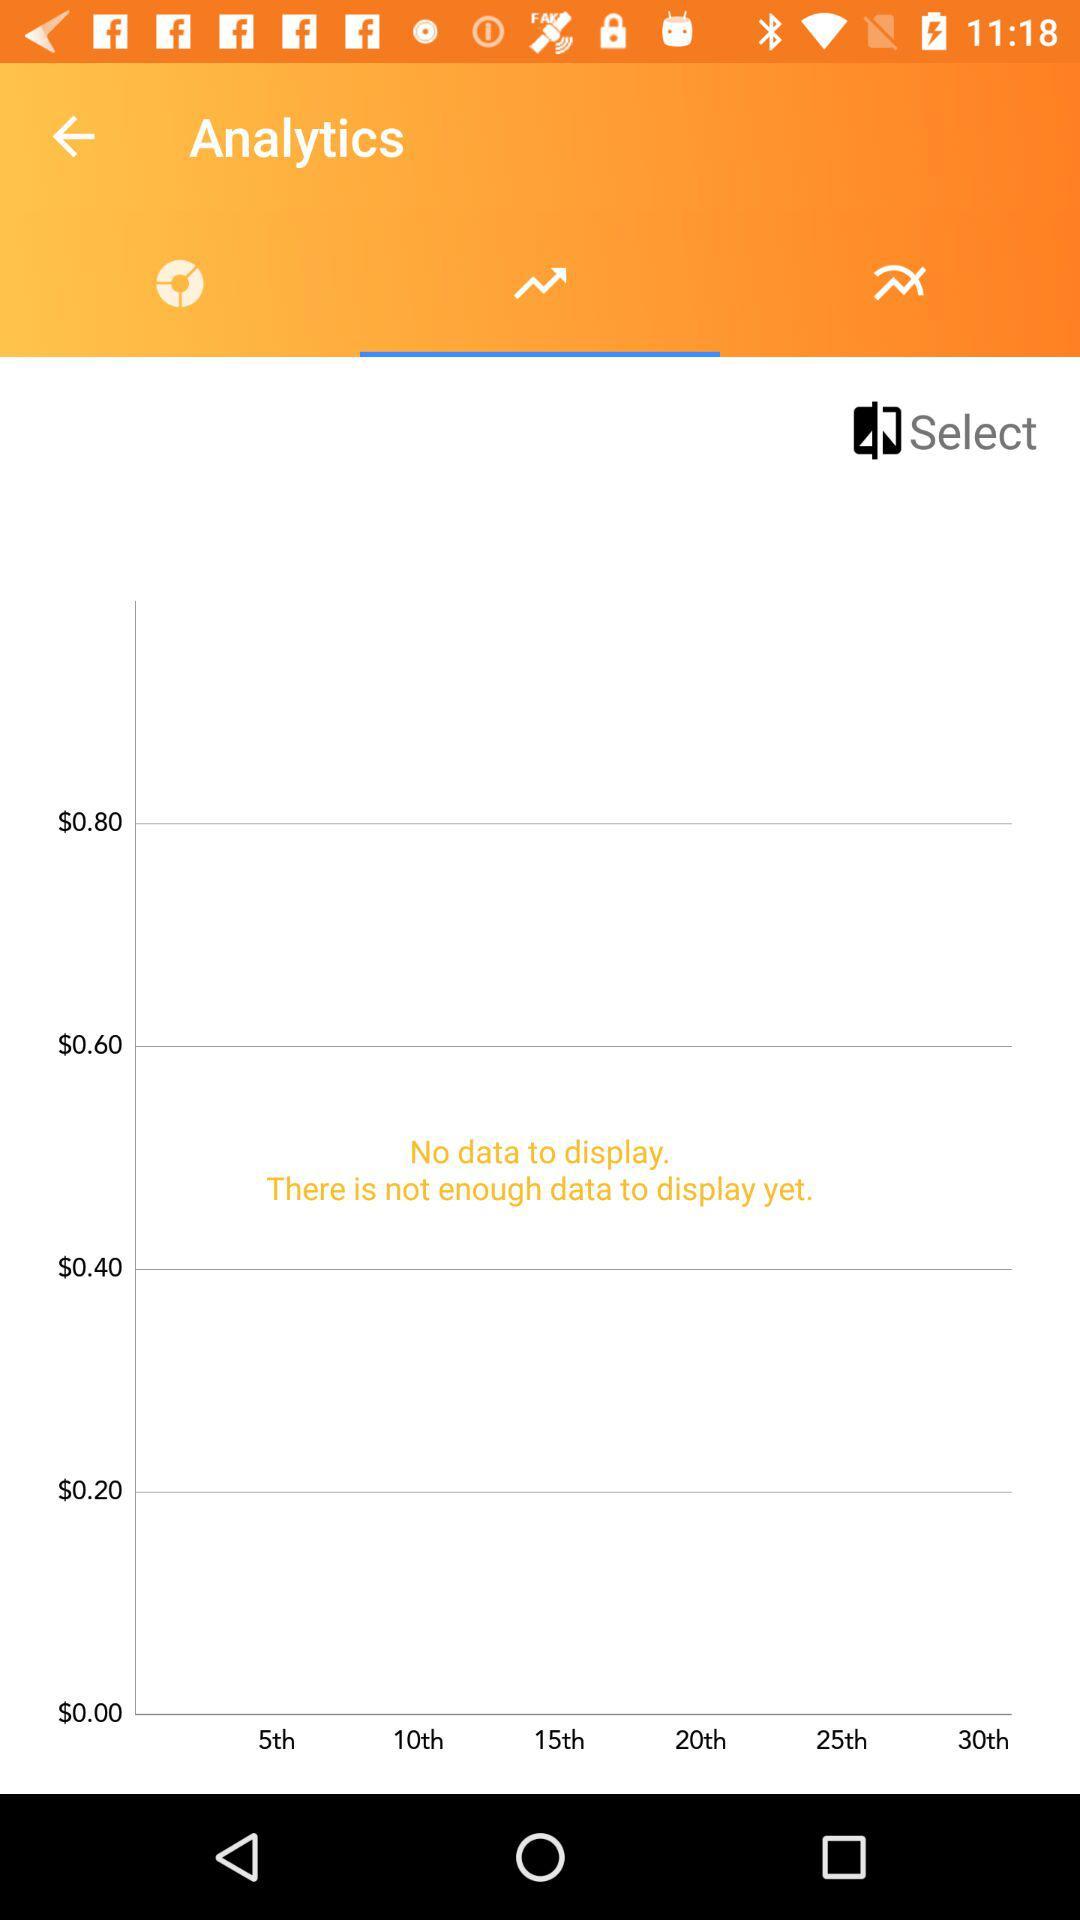 This screenshot has width=1080, height=1920. Describe the element at coordinates (941, 429) in the screenshot. I see `select icon` at that location.